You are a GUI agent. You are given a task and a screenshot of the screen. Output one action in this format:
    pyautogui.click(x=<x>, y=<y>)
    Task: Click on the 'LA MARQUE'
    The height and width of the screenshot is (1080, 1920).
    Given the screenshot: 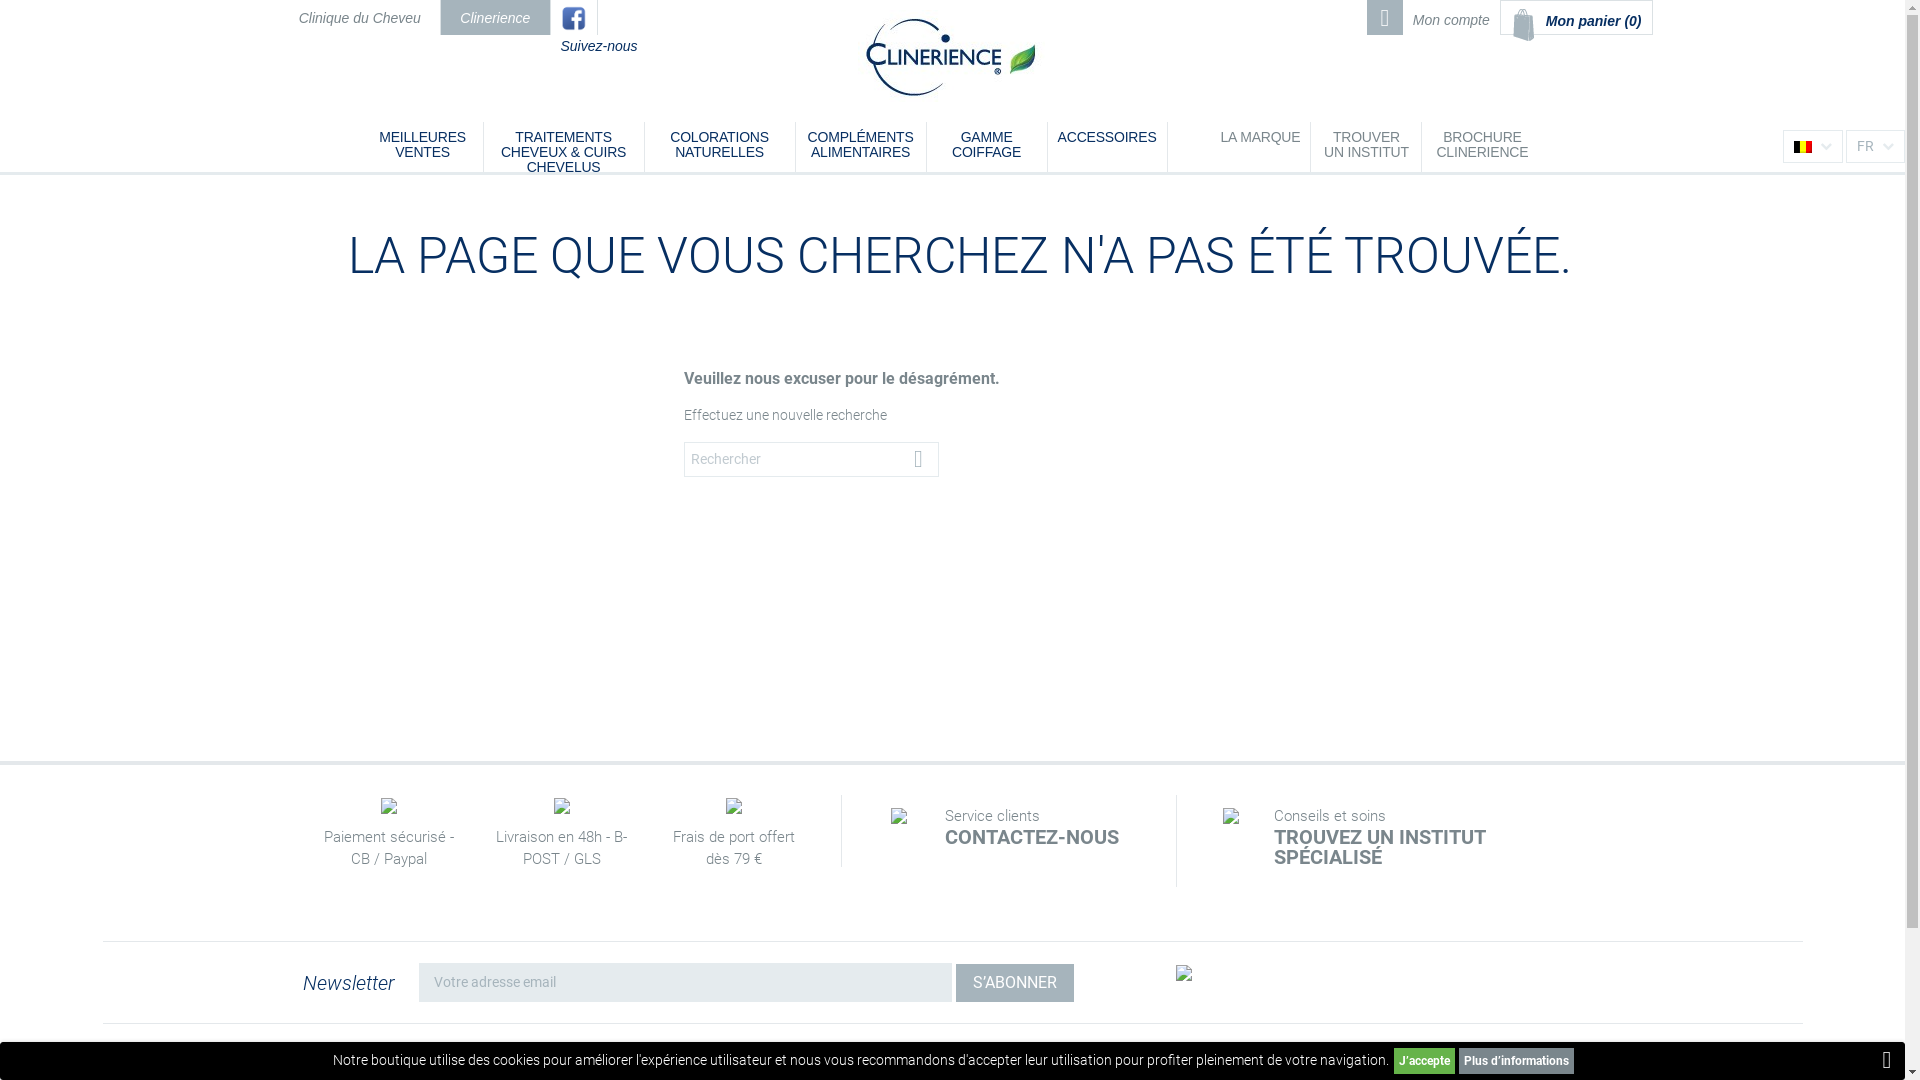 What is the action you would take?
    pyautogui.click(x=1260, y=145)
    